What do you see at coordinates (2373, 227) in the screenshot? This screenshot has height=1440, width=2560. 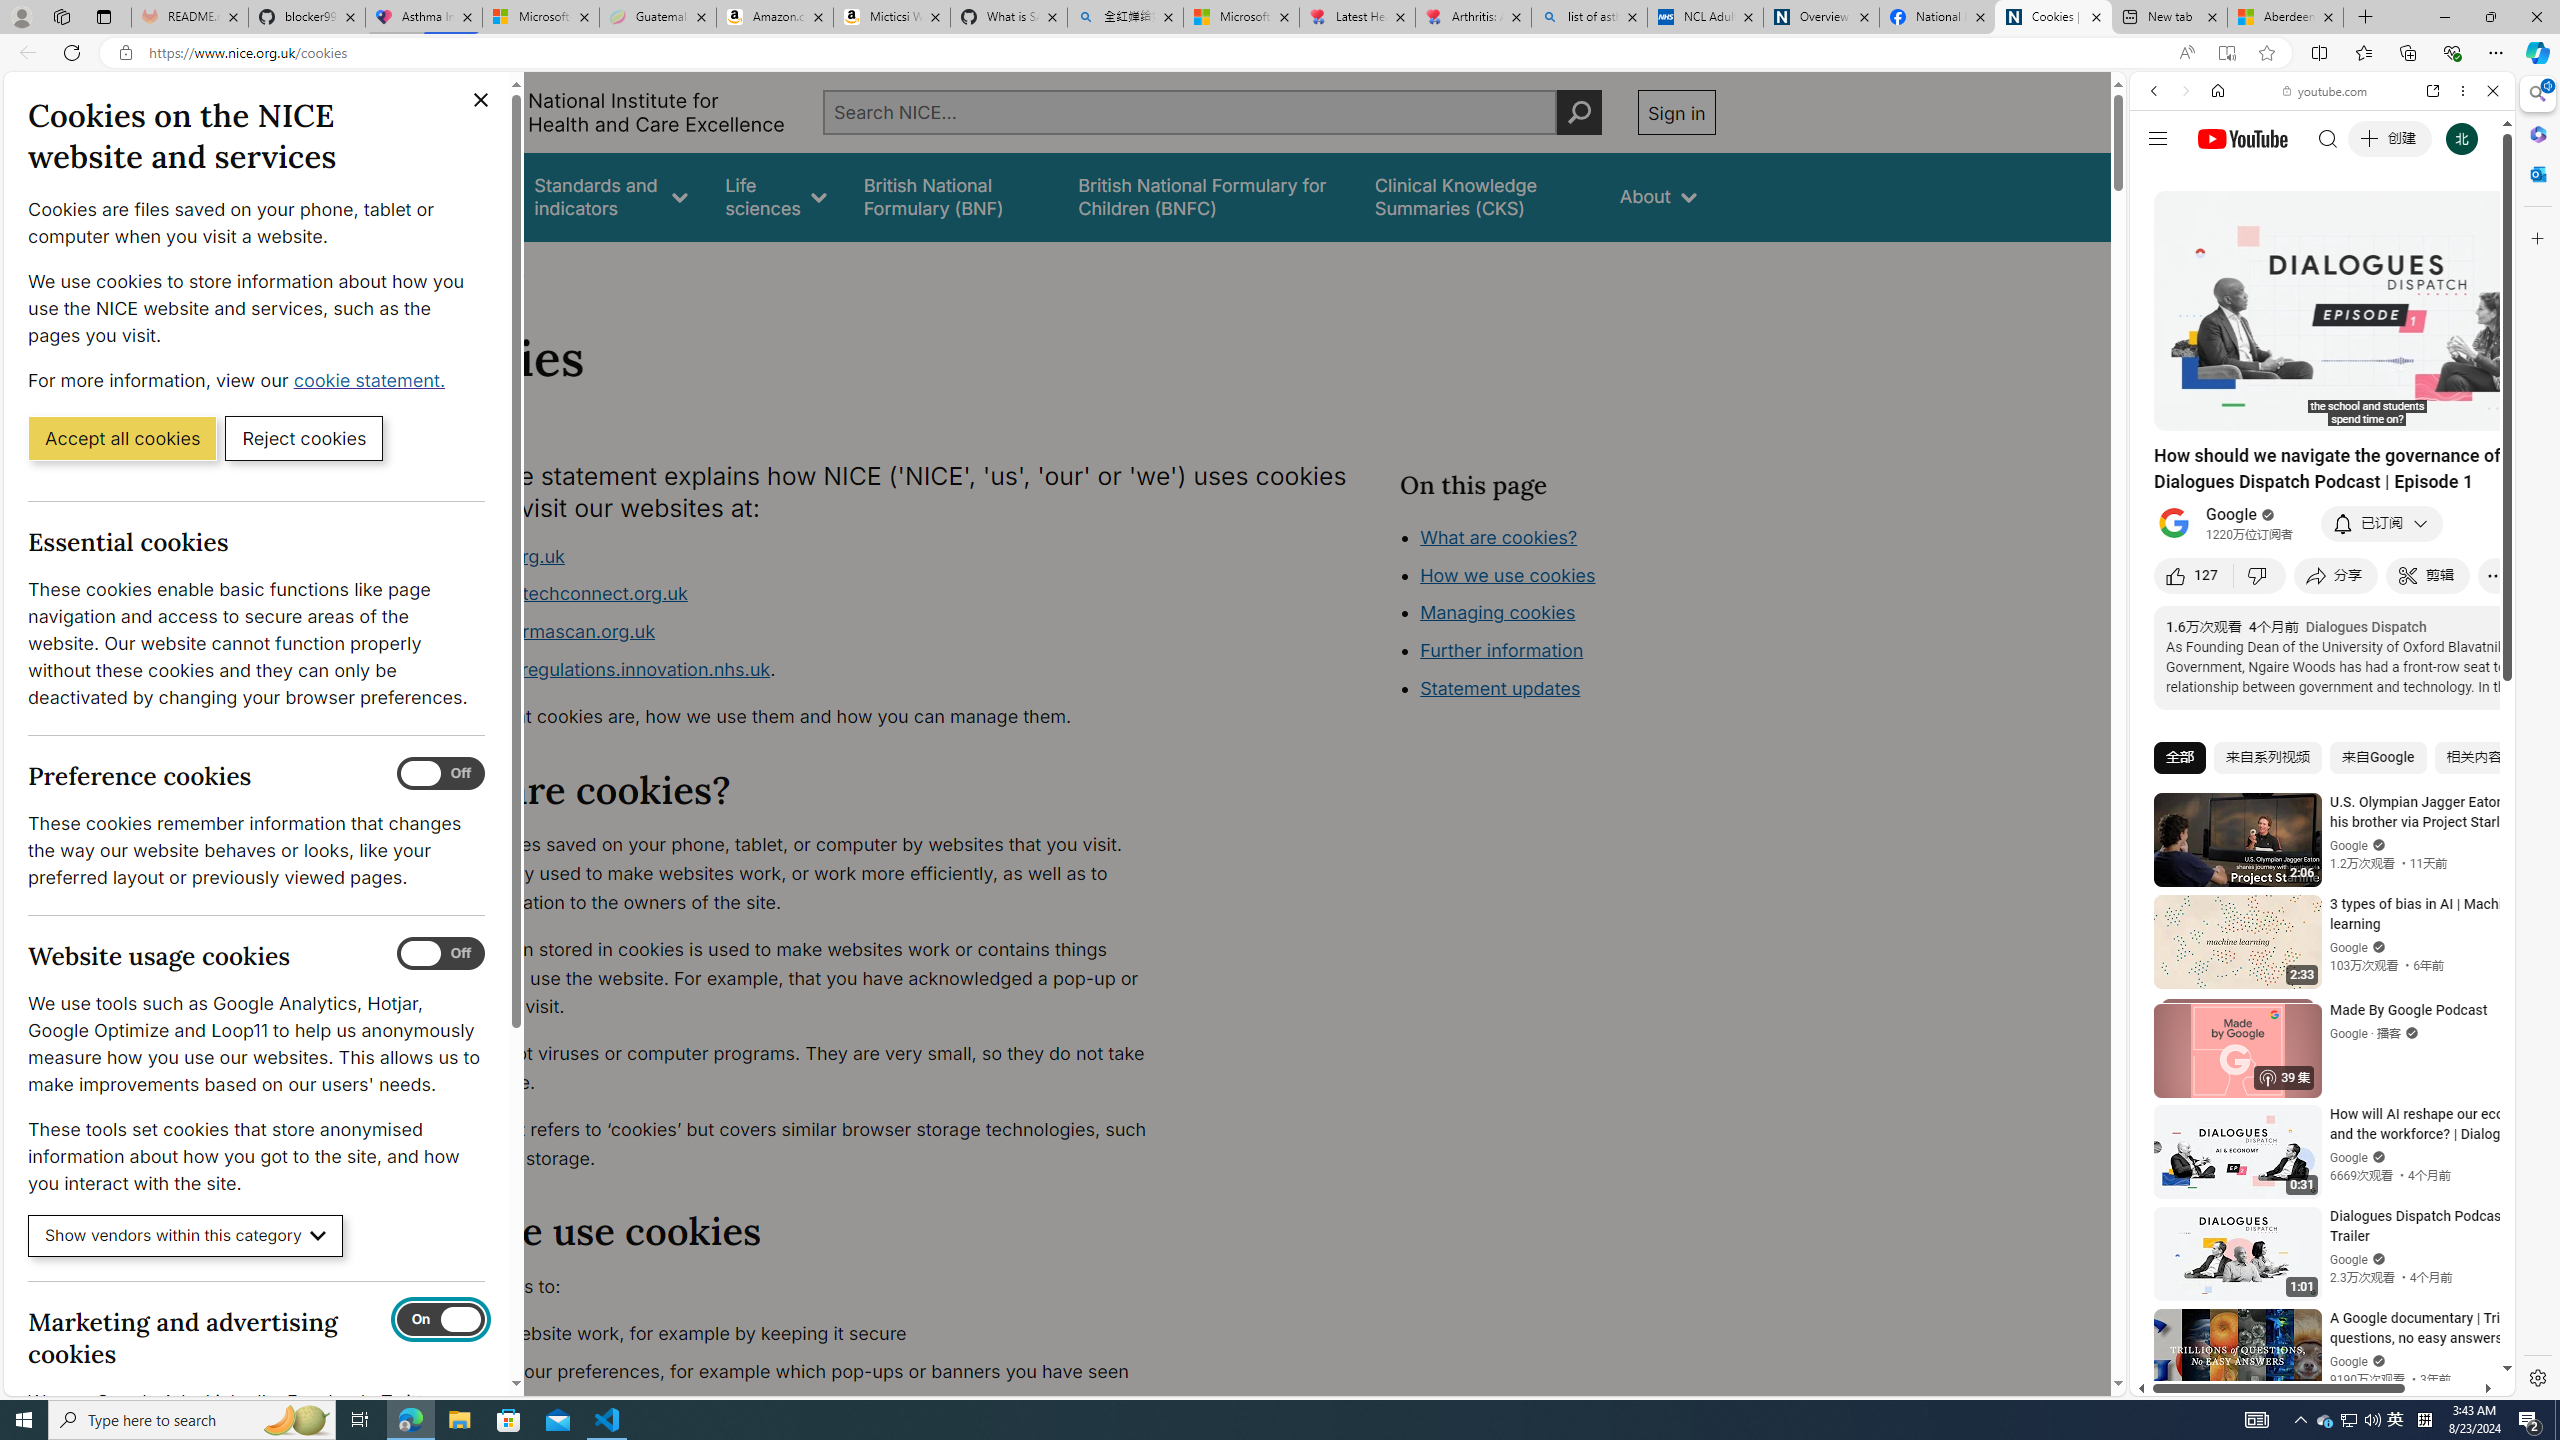 I see `'Search Filter, Search Tools'` at bounding box center [2373, 227].